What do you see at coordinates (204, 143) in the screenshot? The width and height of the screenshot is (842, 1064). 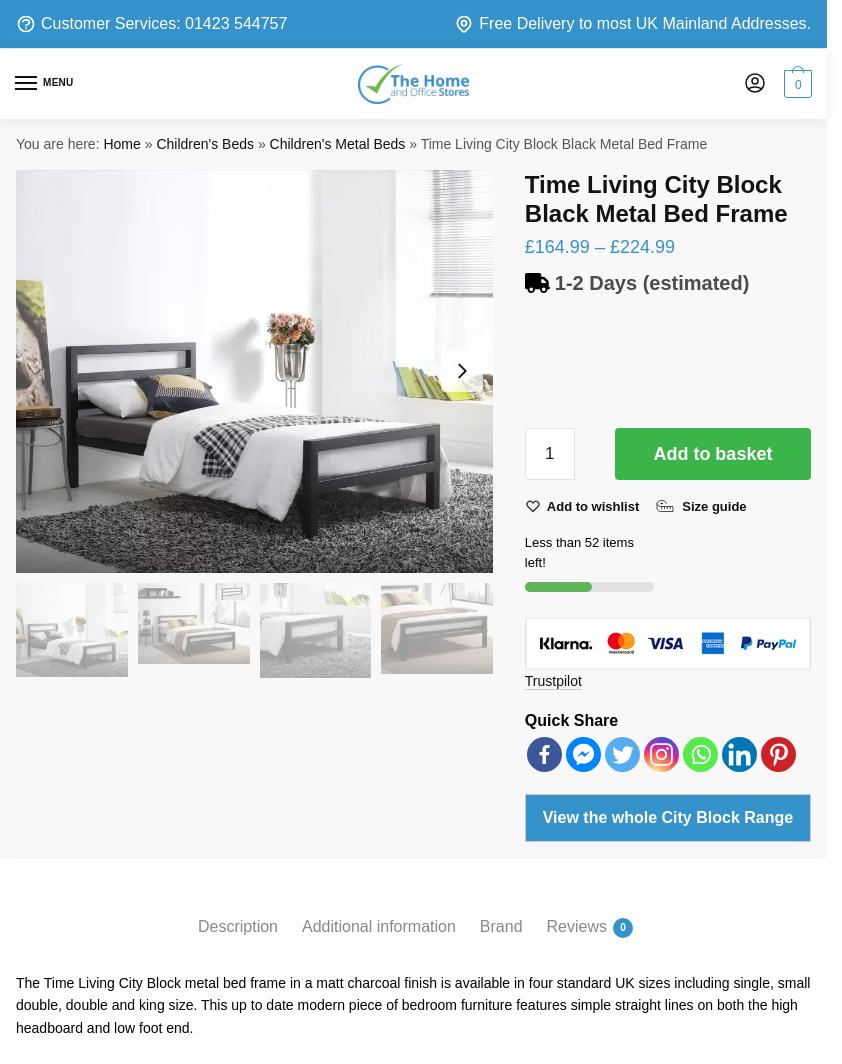 I see `'Children's Beds'` at bounding box center [204, 143].